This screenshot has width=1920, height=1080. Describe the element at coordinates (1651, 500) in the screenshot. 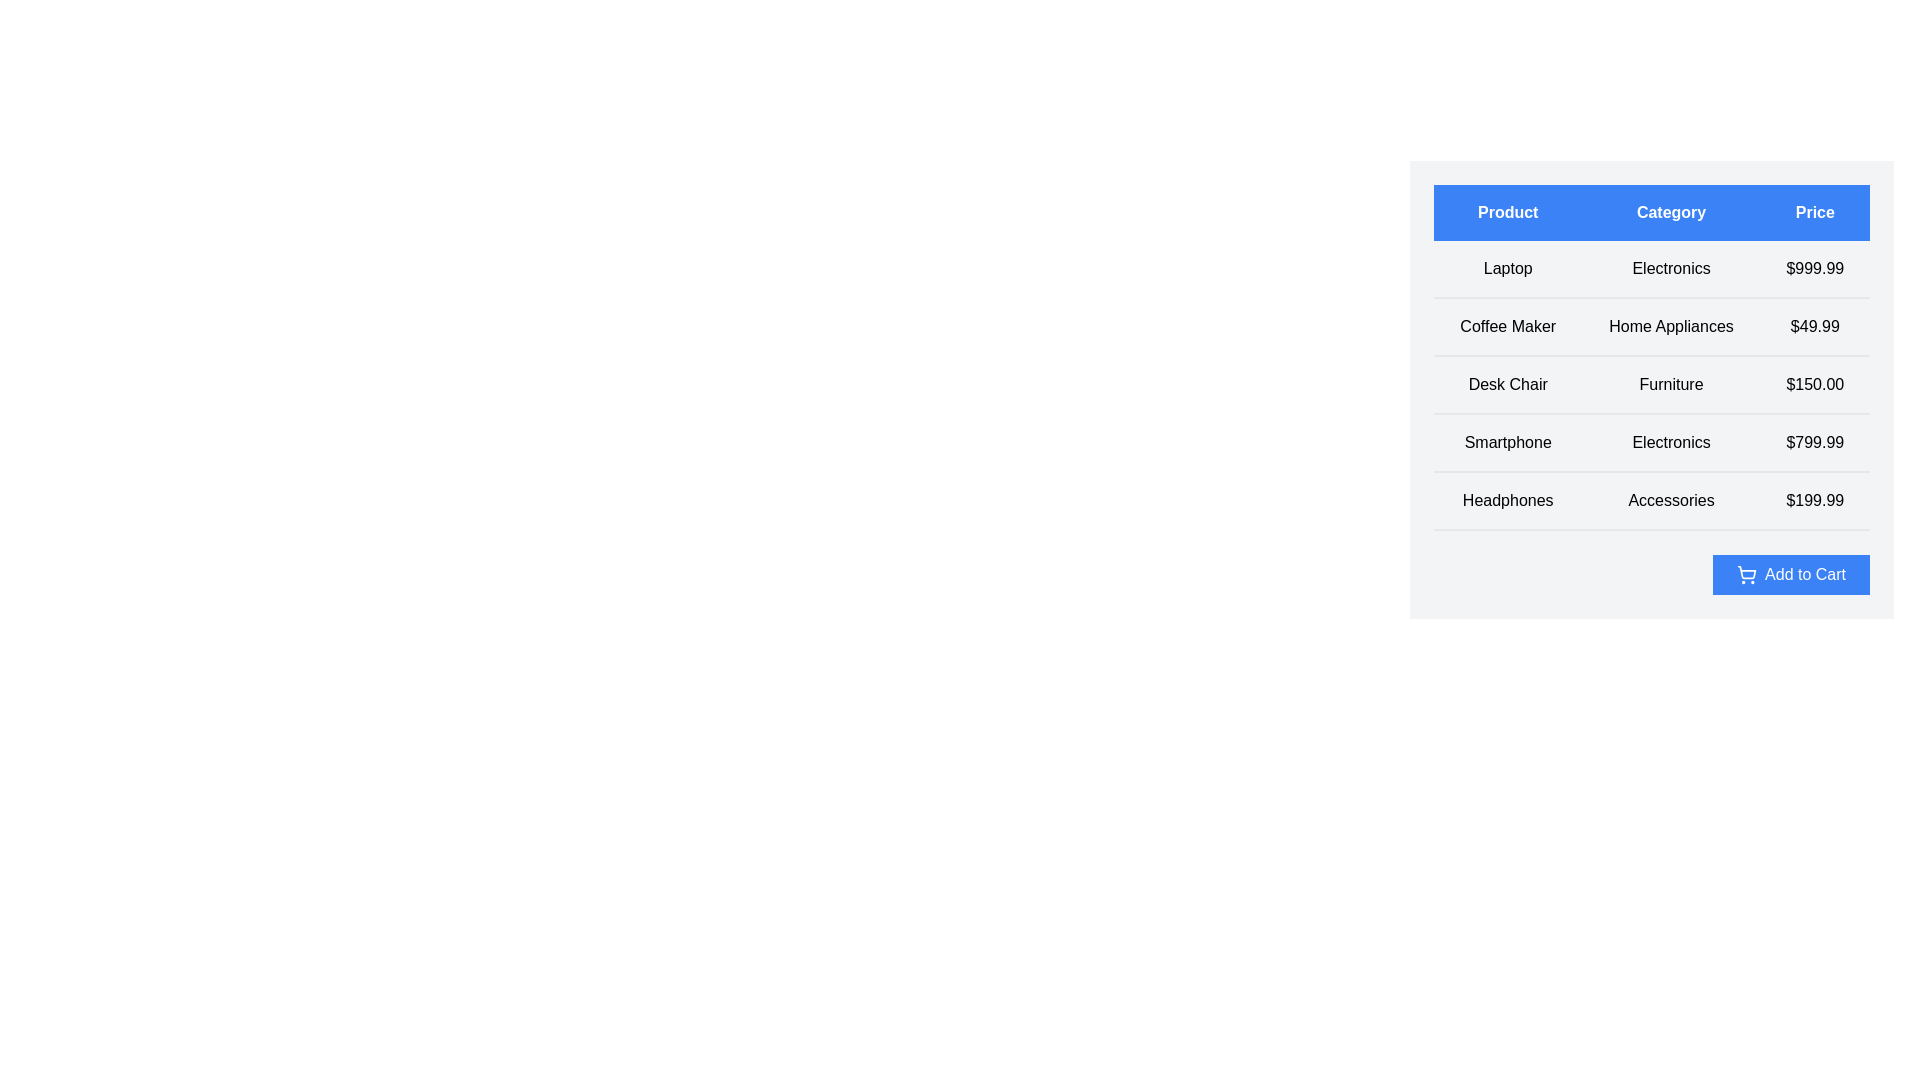

I see `the last row of the product table displaying 'Headphones'` at that location.